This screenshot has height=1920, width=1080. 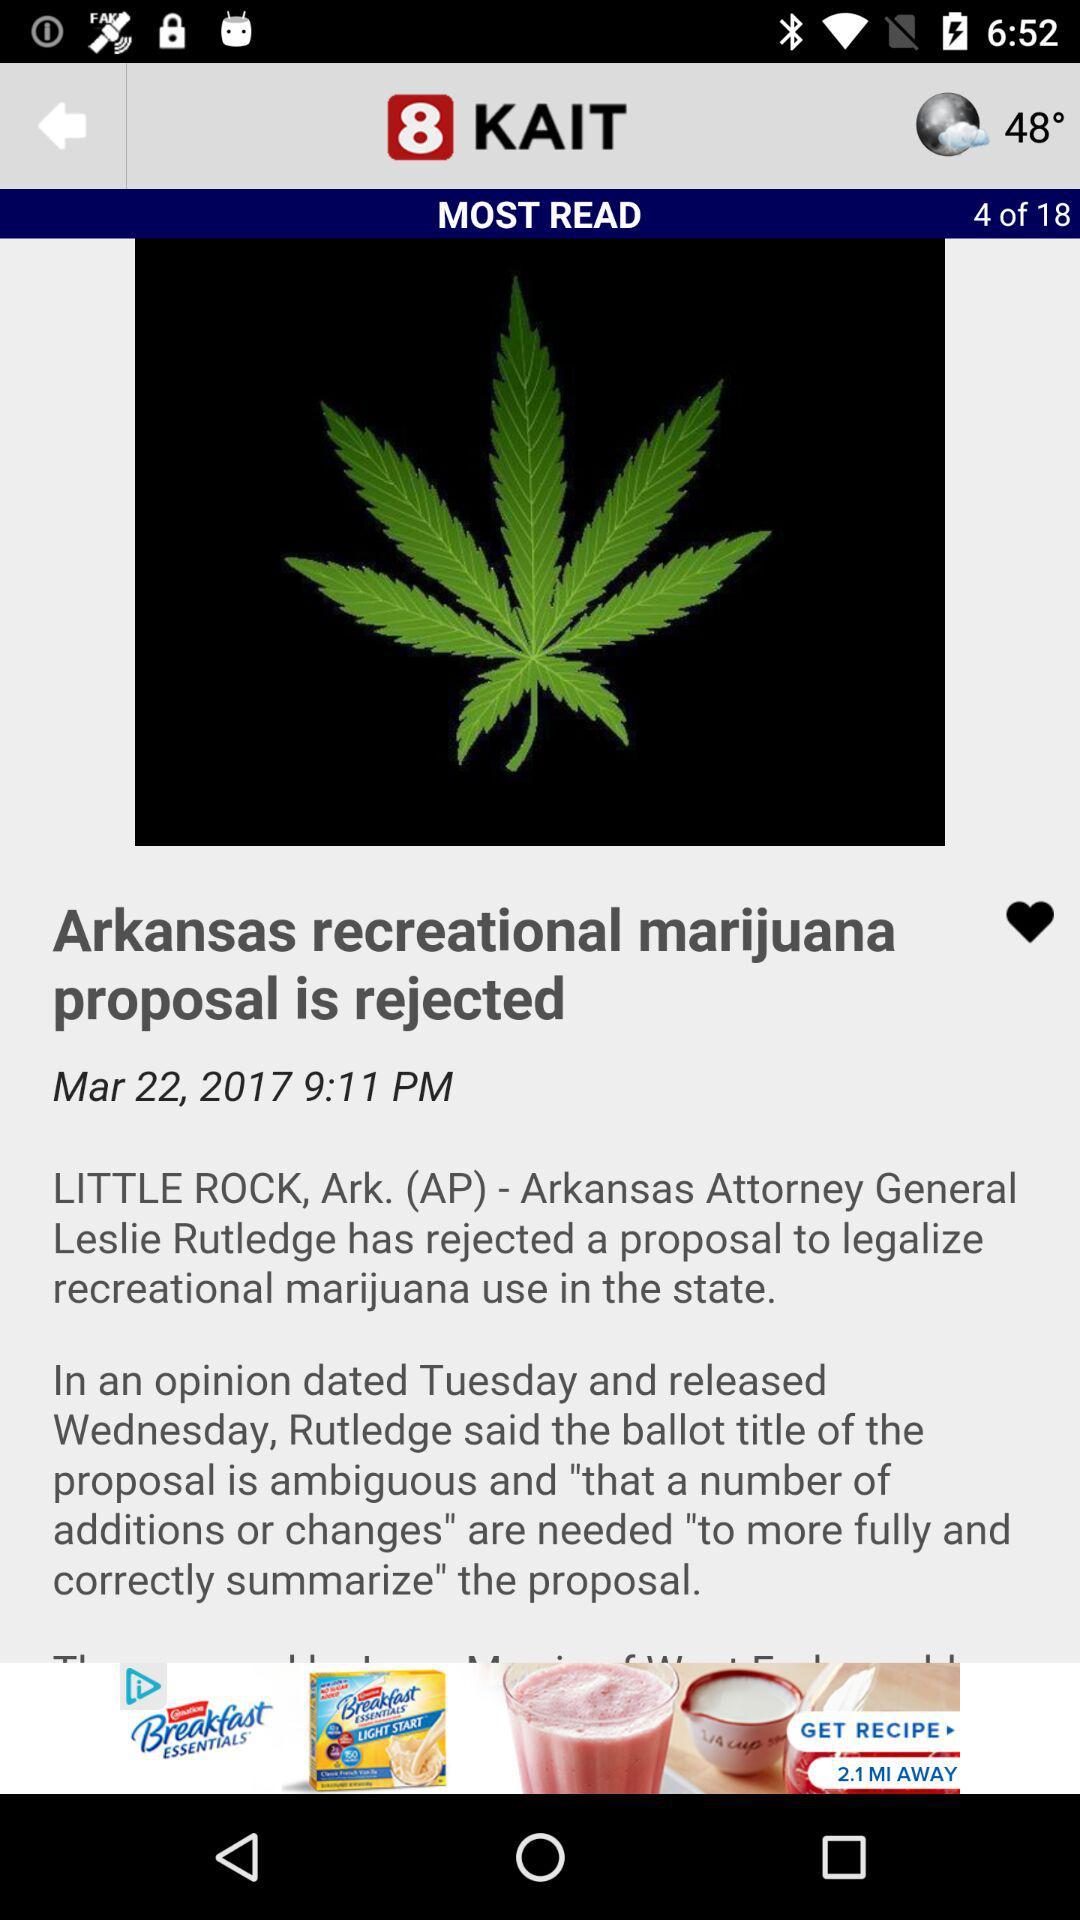 What do you see at coordinates (540, 124) in the screenshot?
I see `the home` at bounding box center [540, 124].